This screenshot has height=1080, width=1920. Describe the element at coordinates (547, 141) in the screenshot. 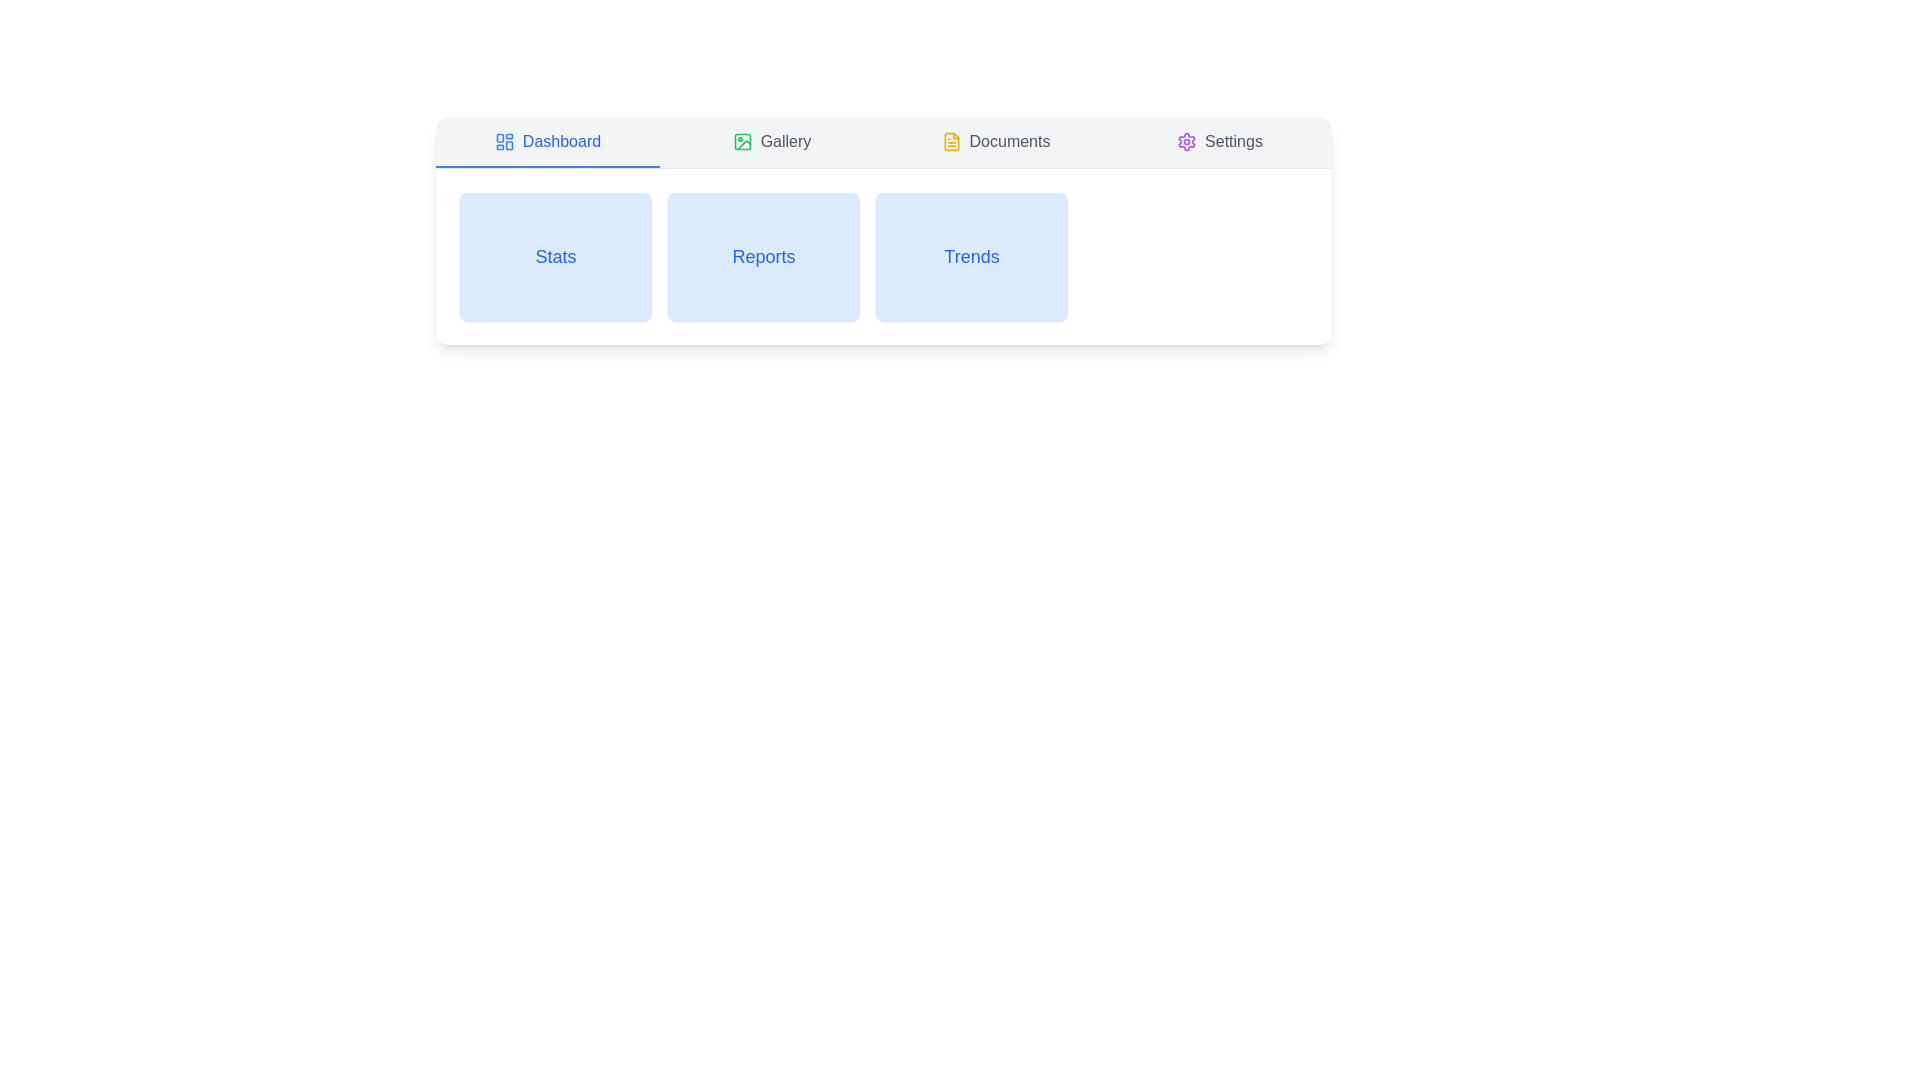

I see `the 'Dashboard' button located at the first position in the navigation bar, which features a blue grid icon on a white background` at that location.